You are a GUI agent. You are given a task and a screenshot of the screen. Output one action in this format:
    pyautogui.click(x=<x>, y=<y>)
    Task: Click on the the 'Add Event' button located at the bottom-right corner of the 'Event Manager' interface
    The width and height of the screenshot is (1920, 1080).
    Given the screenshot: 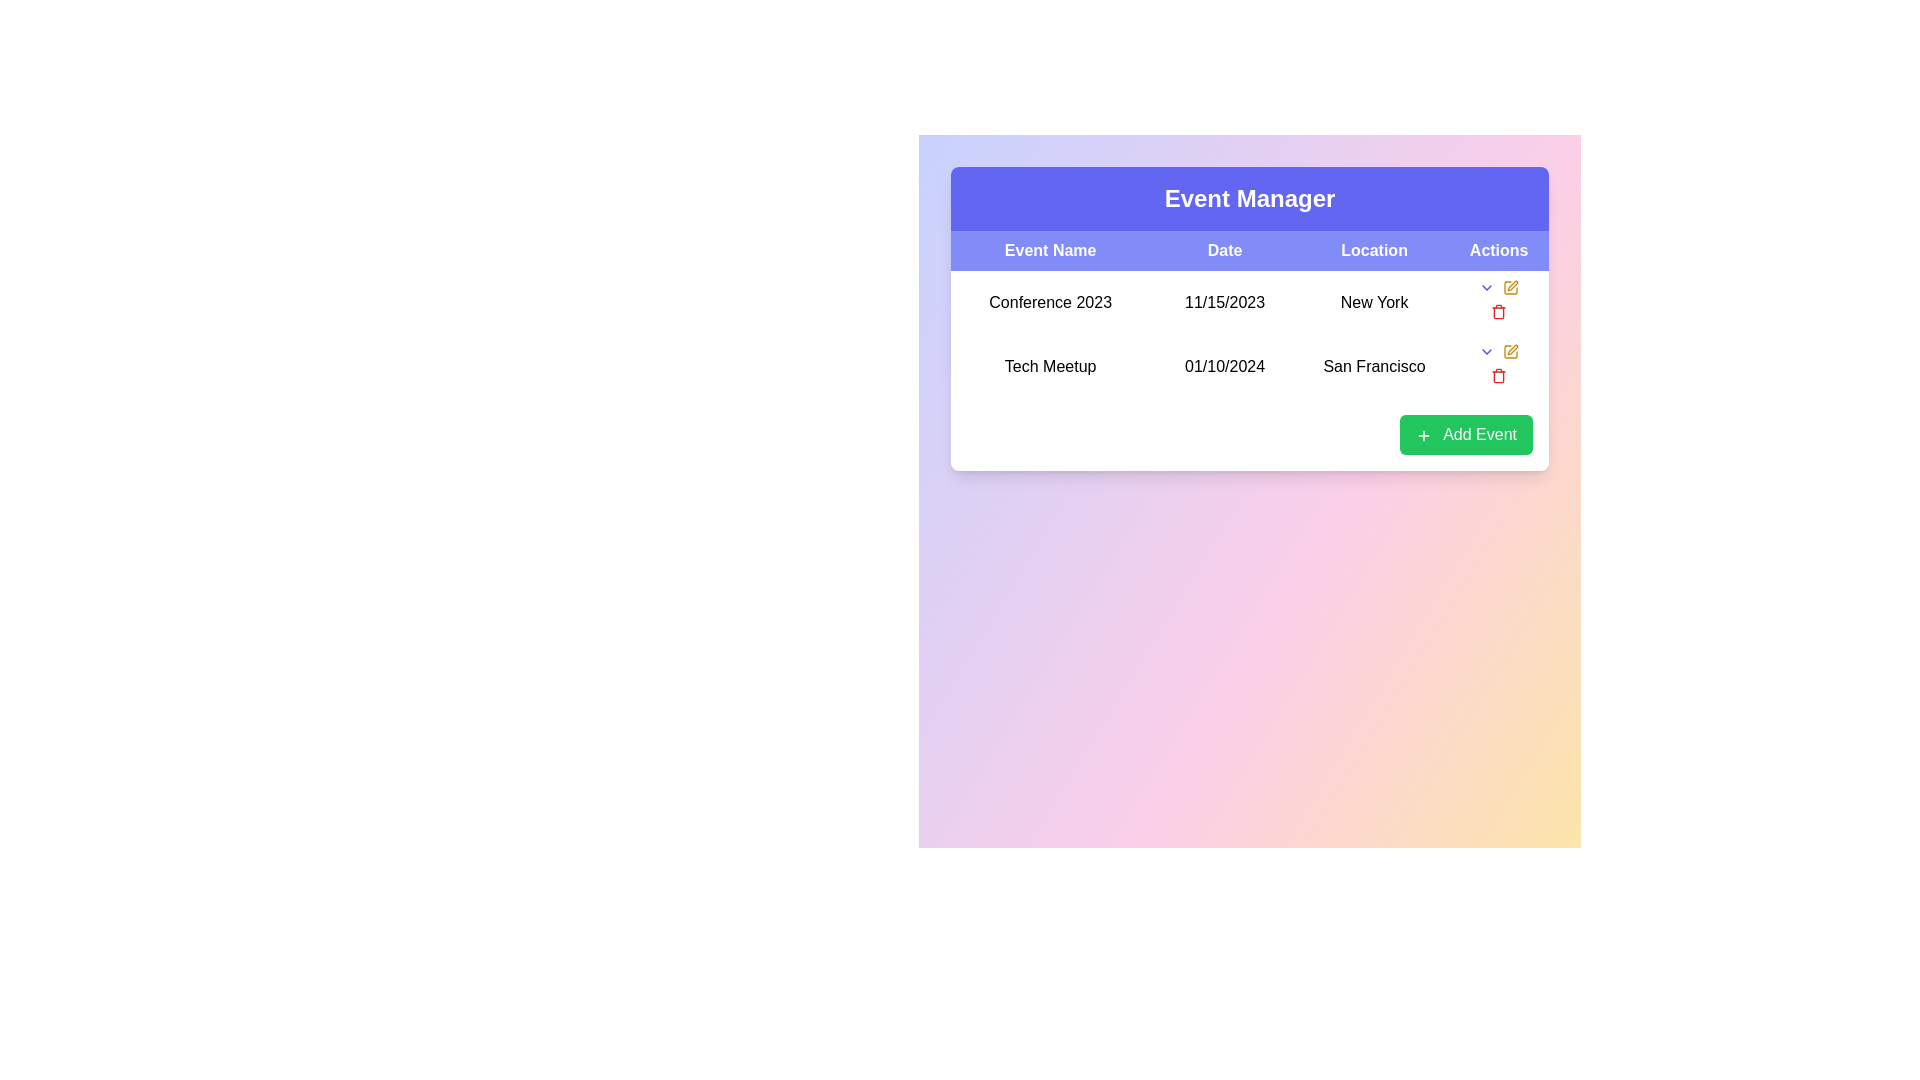 What is the action you would take?
    pyautogui.click(x=1466, y=434)
    